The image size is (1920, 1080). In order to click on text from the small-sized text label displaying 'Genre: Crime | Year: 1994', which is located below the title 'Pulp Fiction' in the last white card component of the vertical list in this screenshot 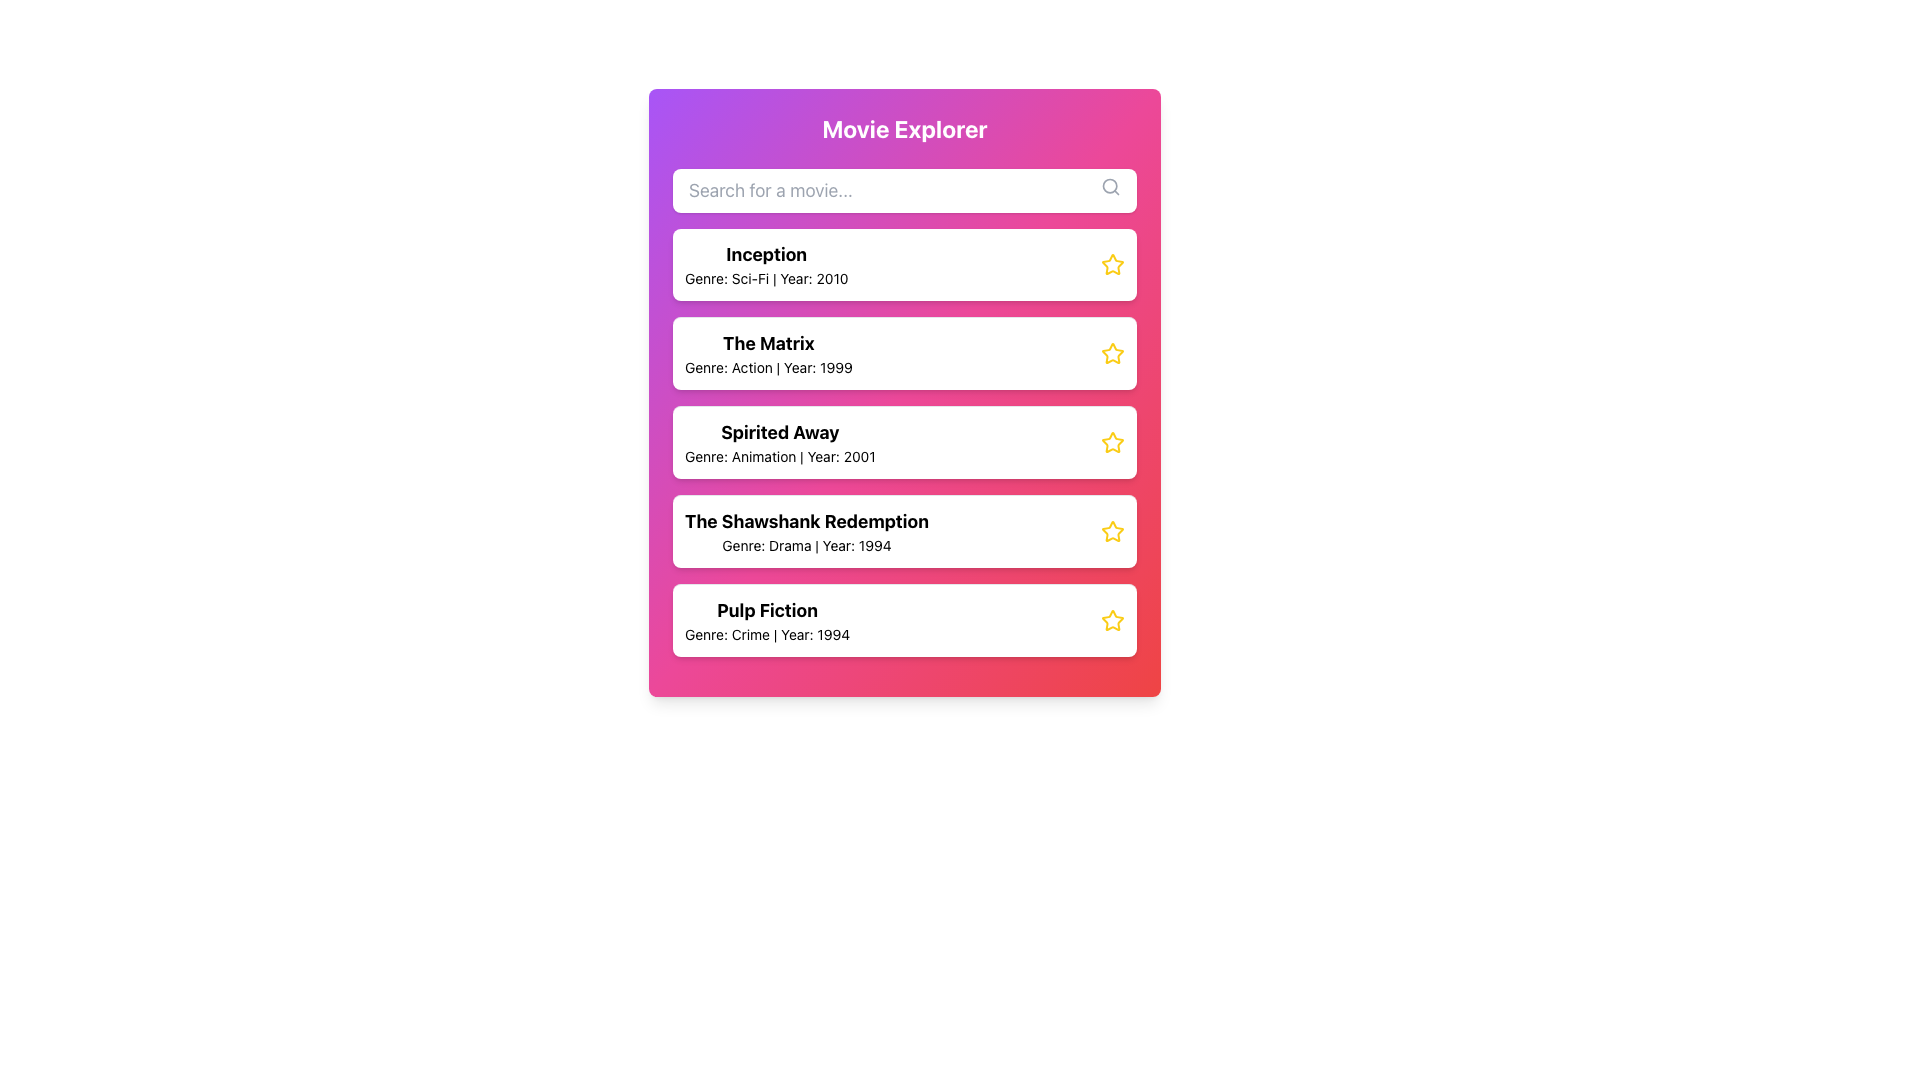, I will do `click(766, 635)`.